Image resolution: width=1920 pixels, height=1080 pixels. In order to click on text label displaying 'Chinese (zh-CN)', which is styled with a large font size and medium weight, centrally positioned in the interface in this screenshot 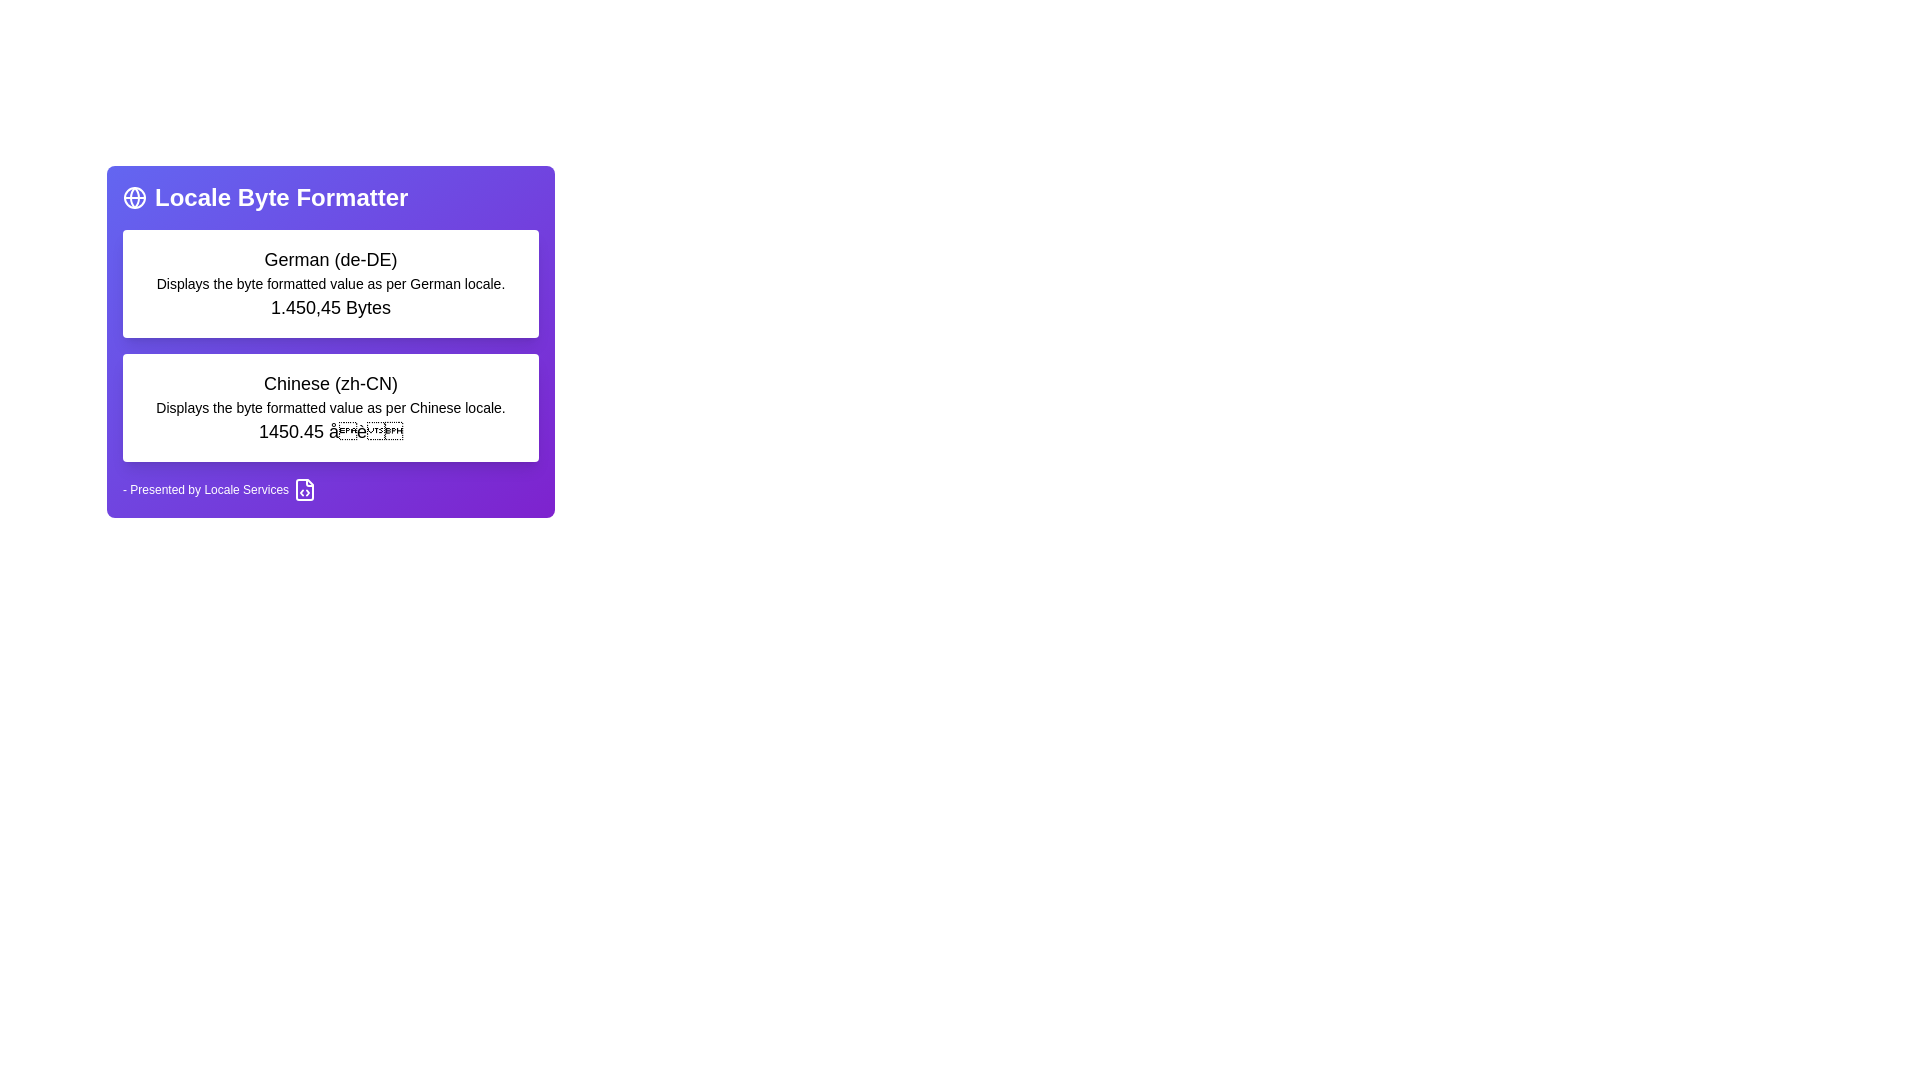, I will do `click(331, 384)`.